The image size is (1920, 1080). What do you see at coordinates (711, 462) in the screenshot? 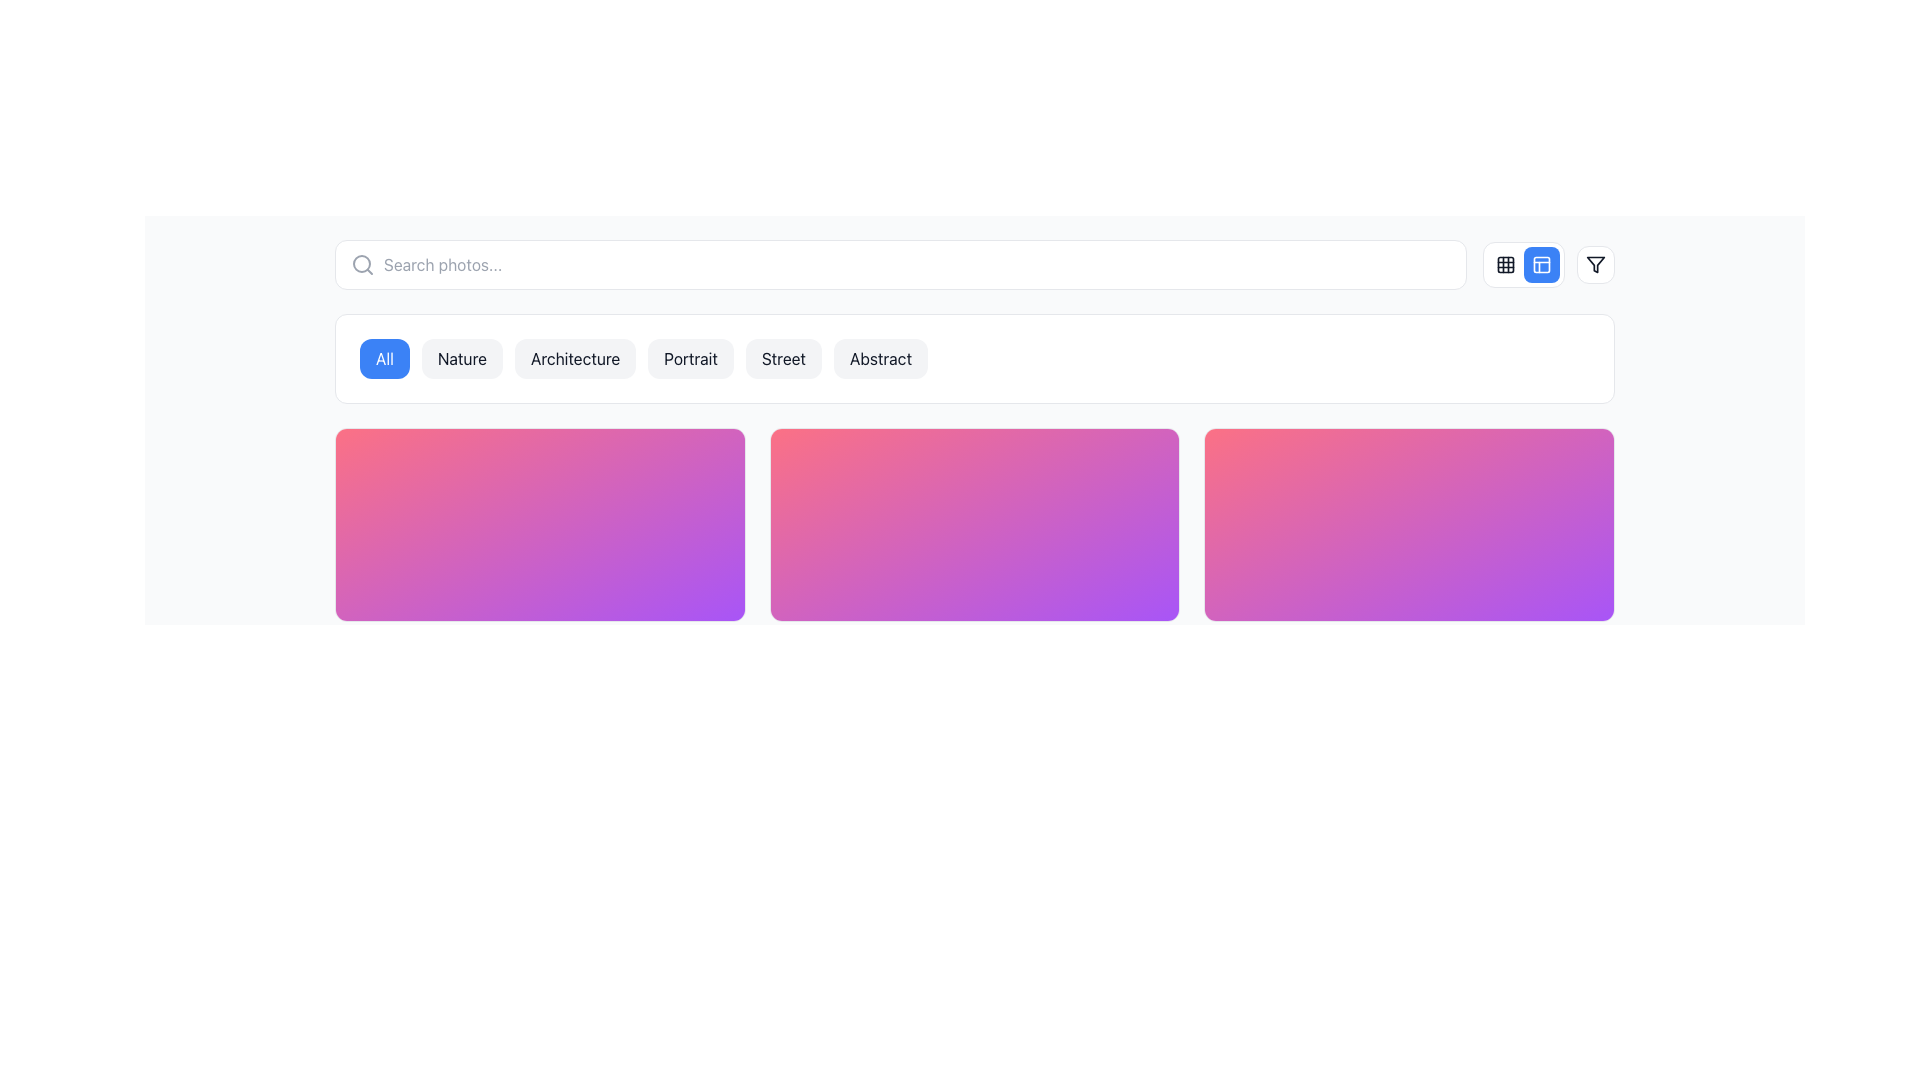
I see `the download button located in the top-right corner of the leftmost card in the horizontally aligned card layout to initiate the download action` at bounding box center [711, 462].